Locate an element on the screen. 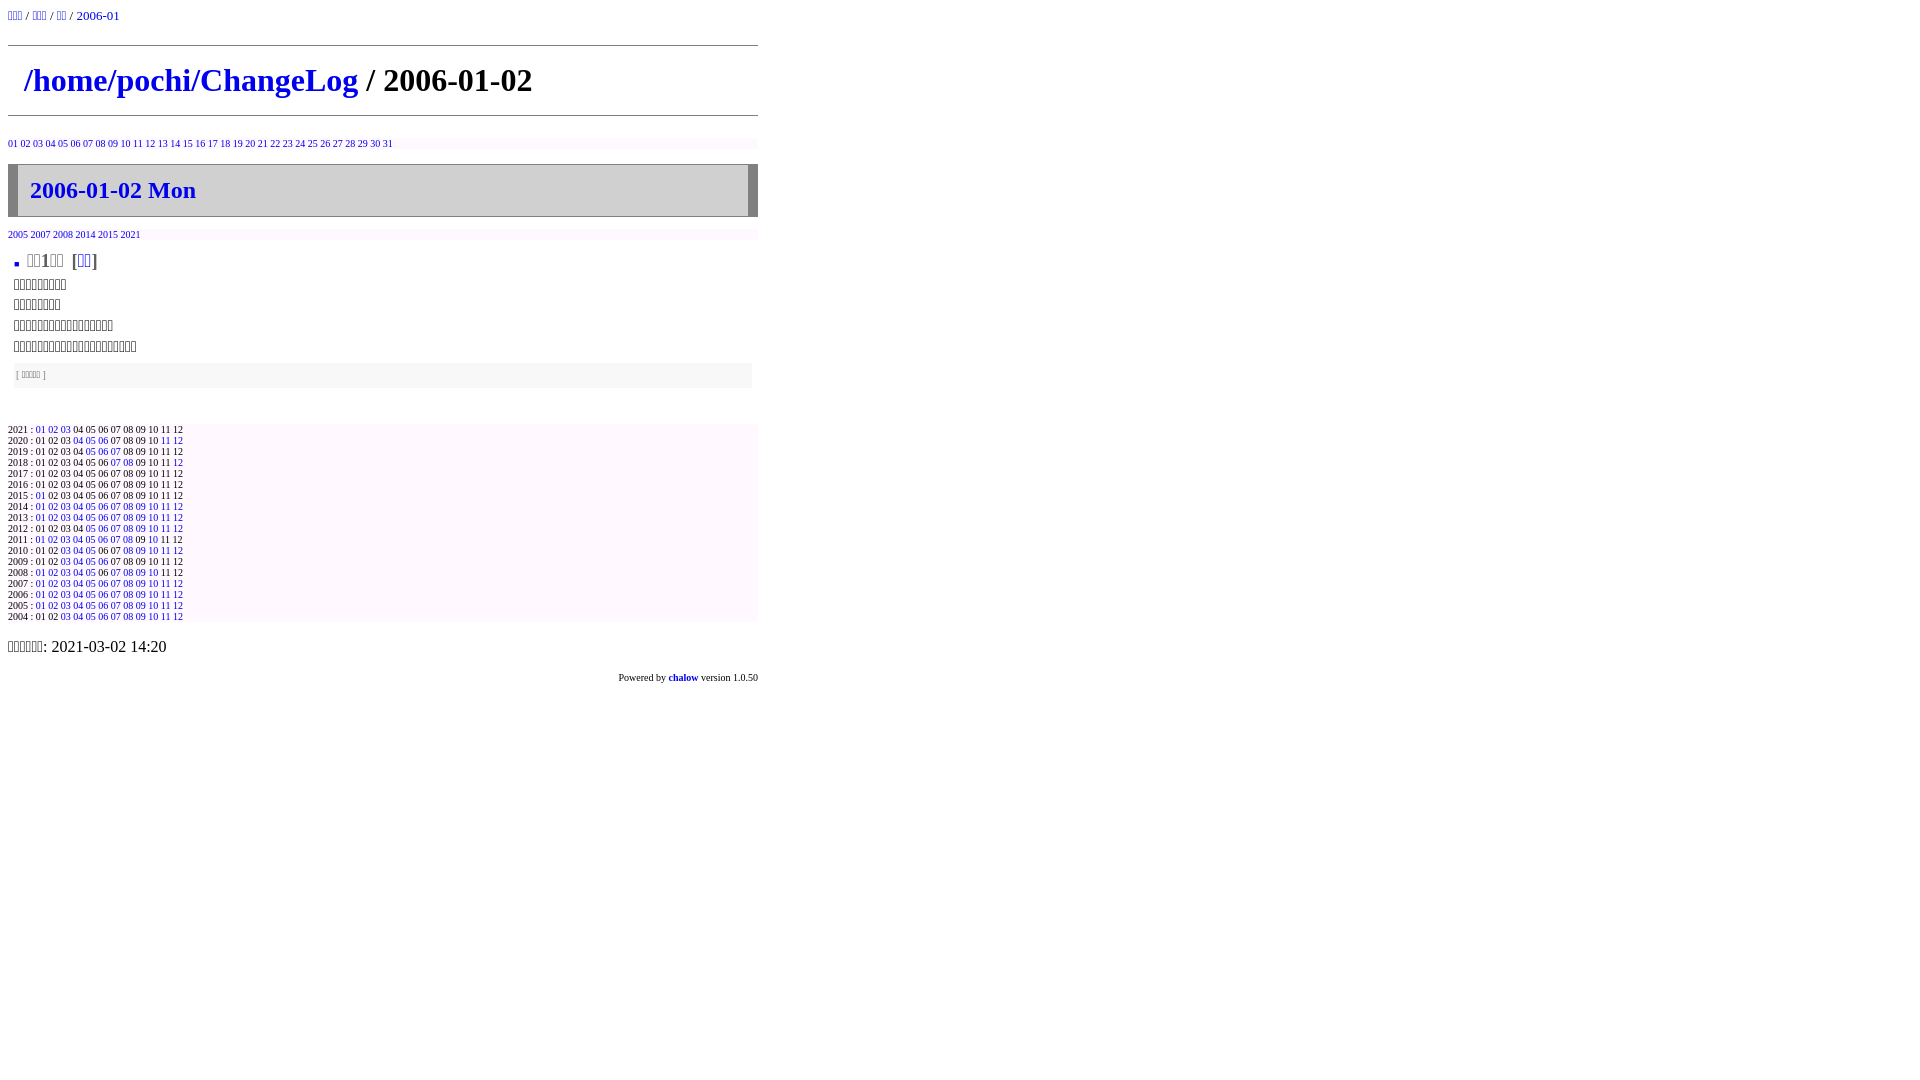  '12' is located at coordinates (148, 142).